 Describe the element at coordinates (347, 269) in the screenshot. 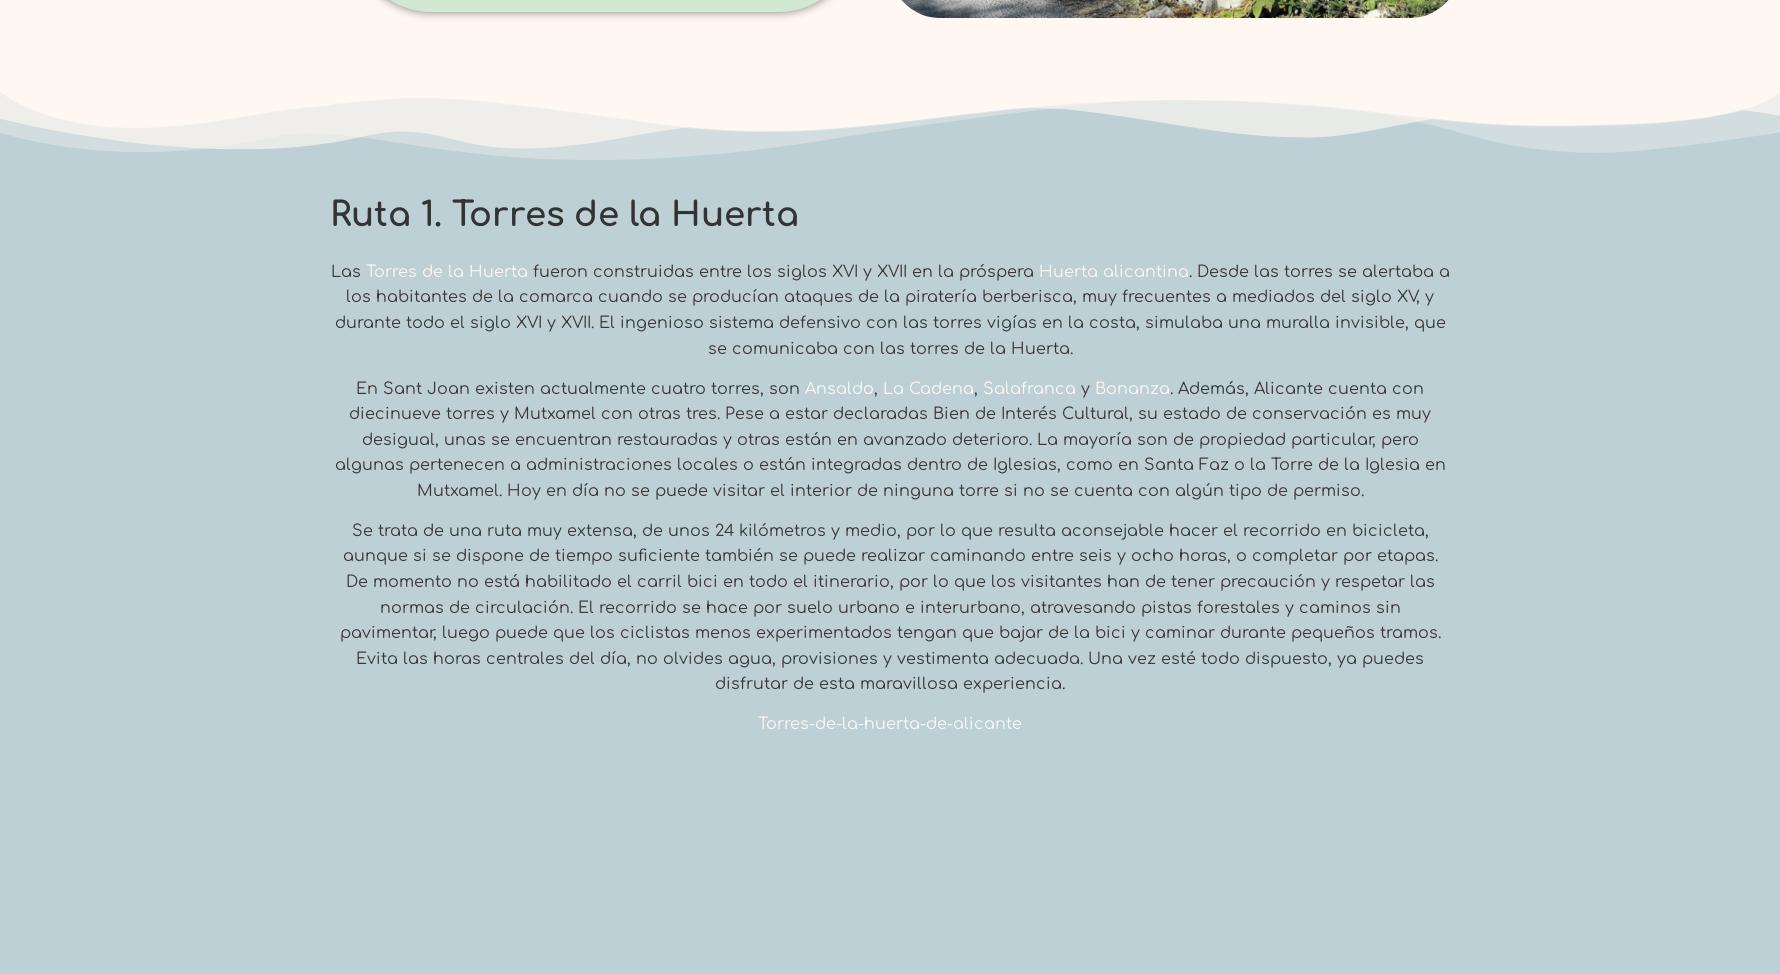

I see `'Las'` at that location.